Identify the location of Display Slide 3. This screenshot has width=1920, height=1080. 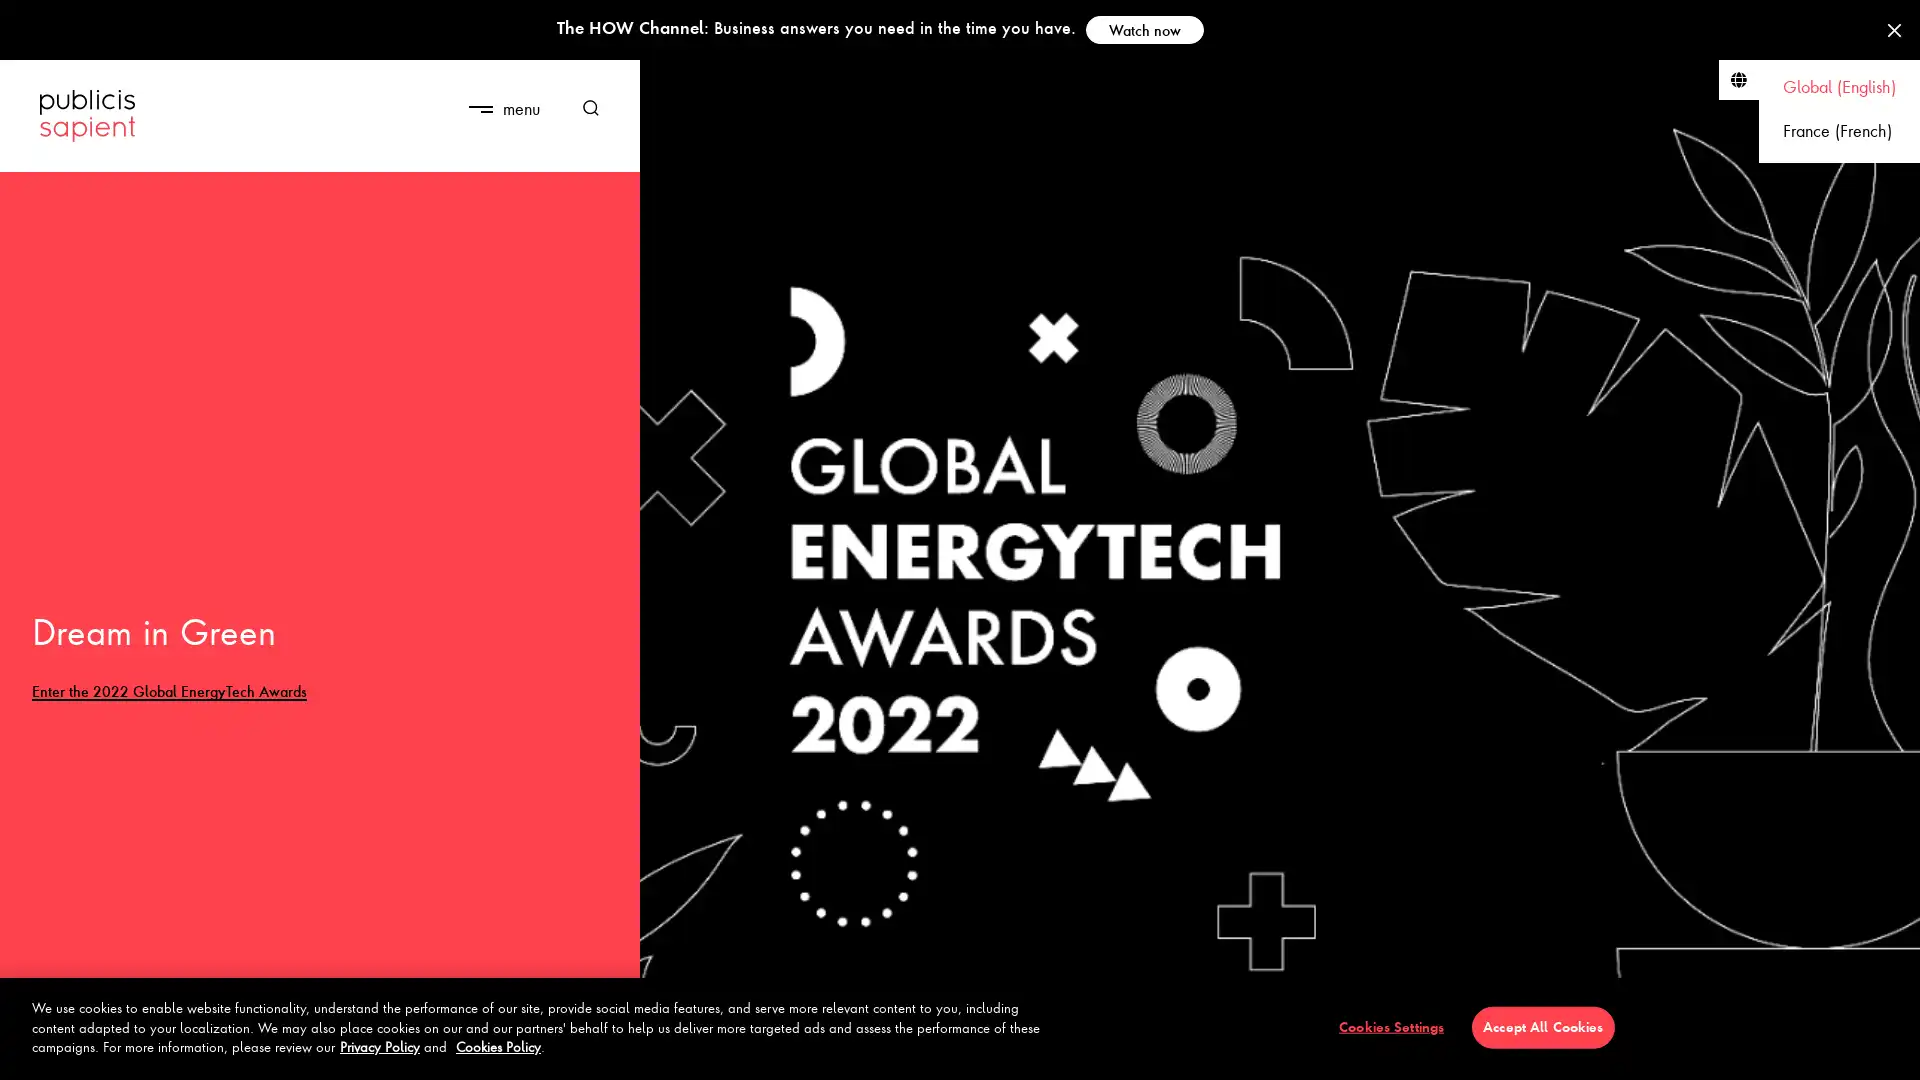
(120, 1052).